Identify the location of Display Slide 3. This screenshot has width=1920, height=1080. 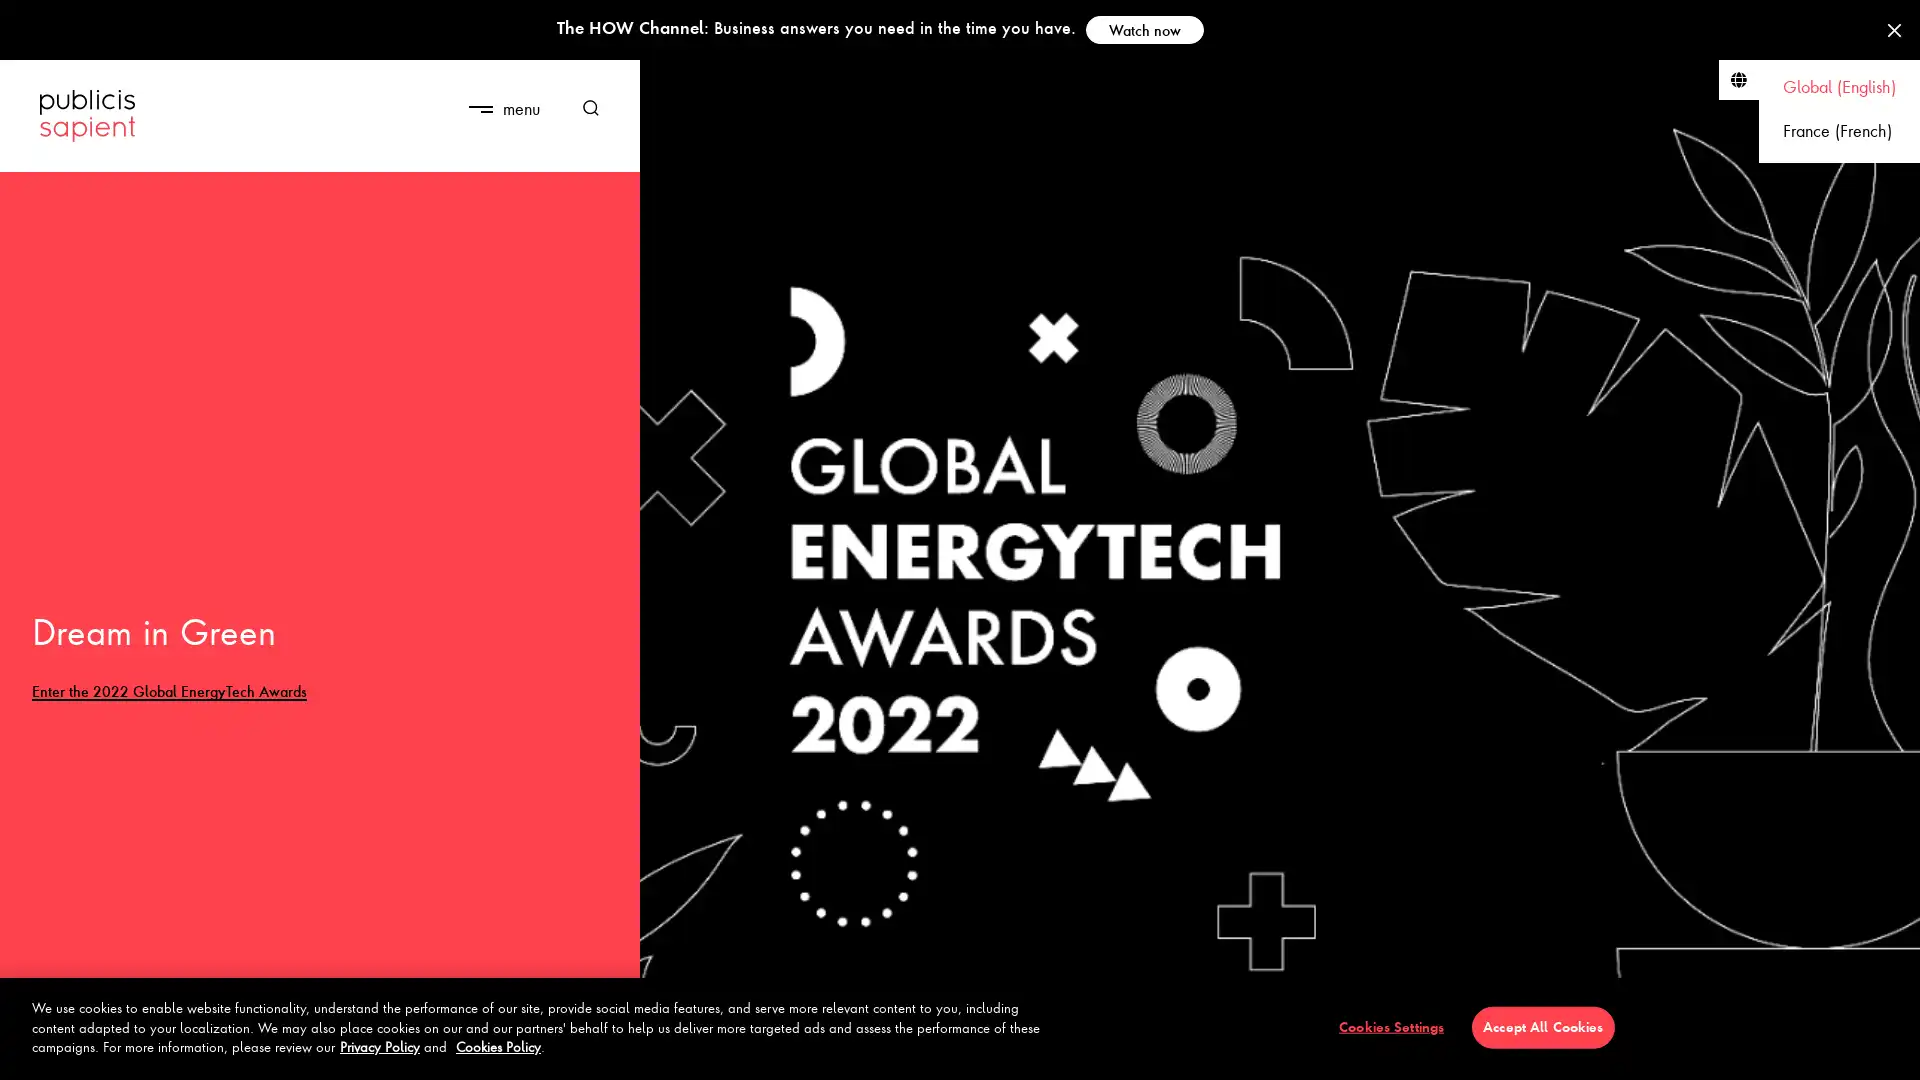
(120, 1052).